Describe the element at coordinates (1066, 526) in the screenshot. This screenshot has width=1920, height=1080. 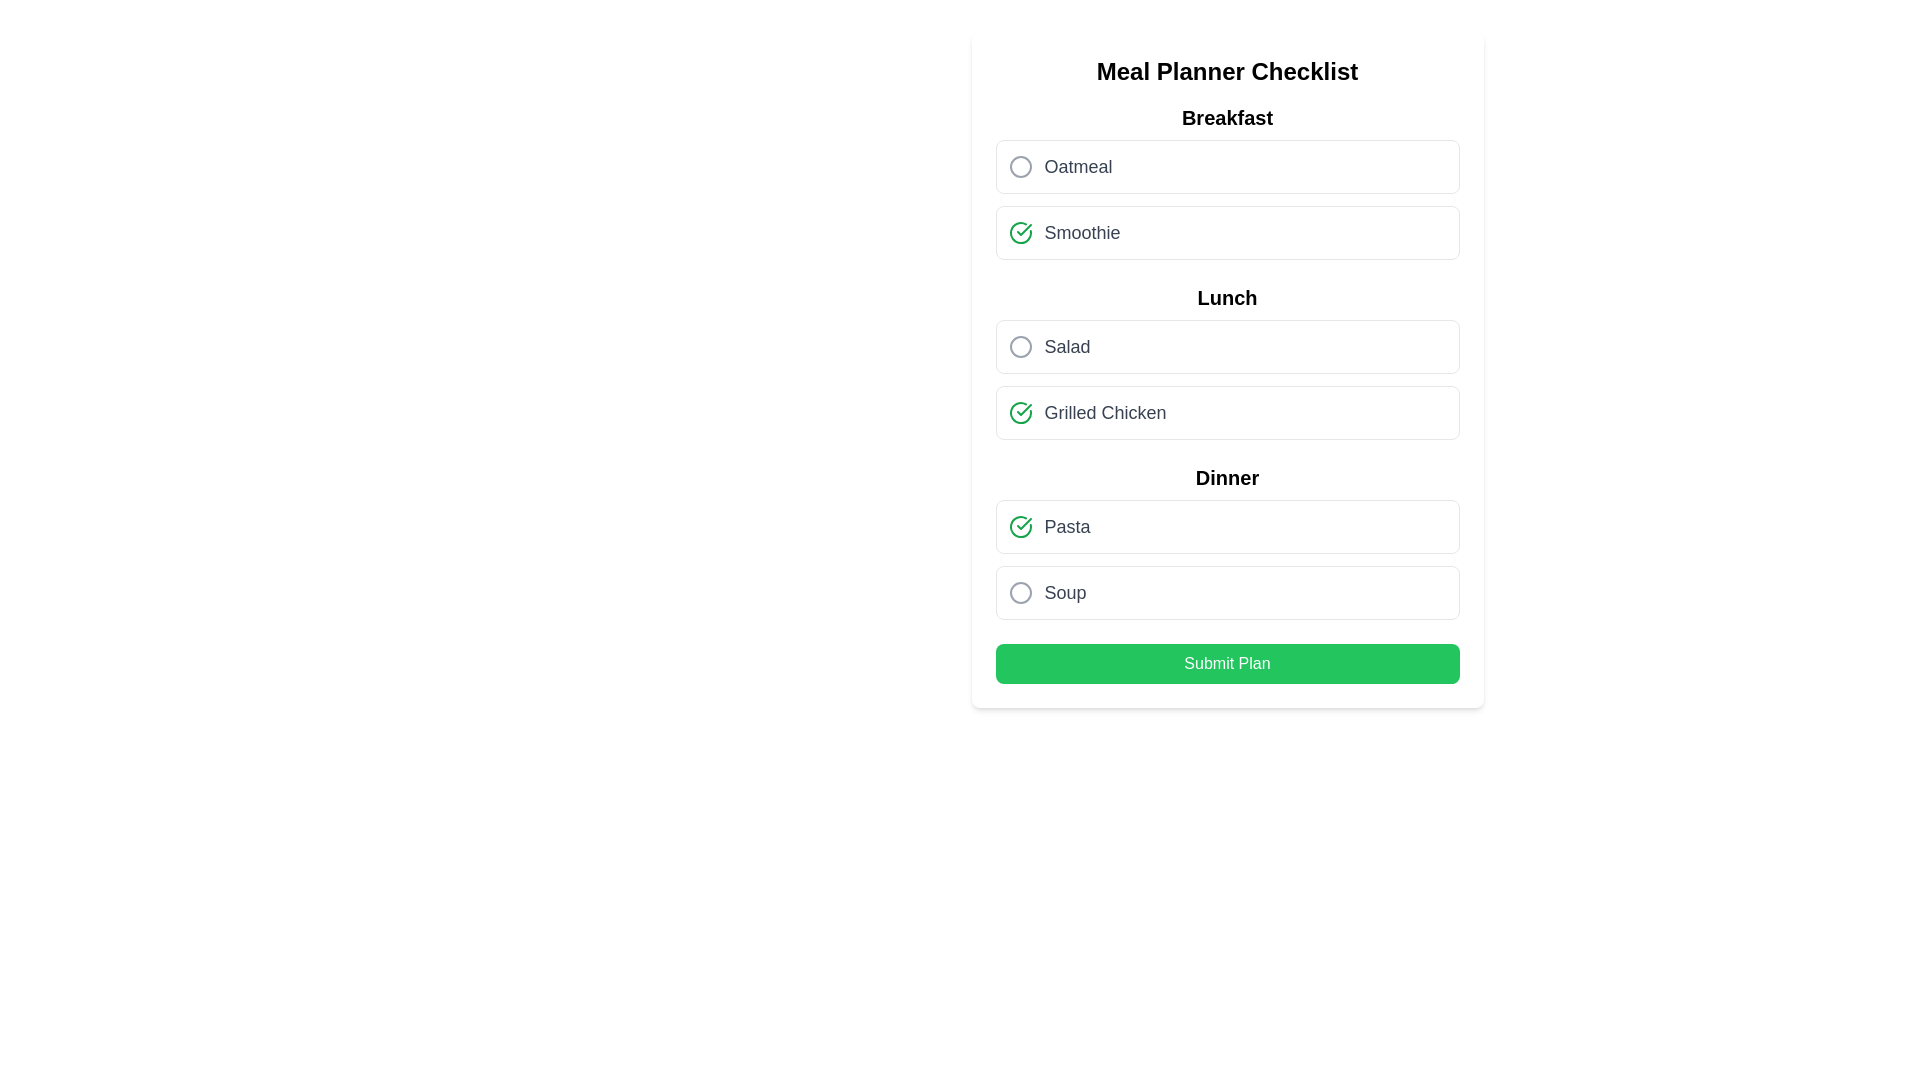
I see `the static text label displaying 'Pasta' in a gray-colored font, which is part of the Dinner section of the meal planner interface` at that location.